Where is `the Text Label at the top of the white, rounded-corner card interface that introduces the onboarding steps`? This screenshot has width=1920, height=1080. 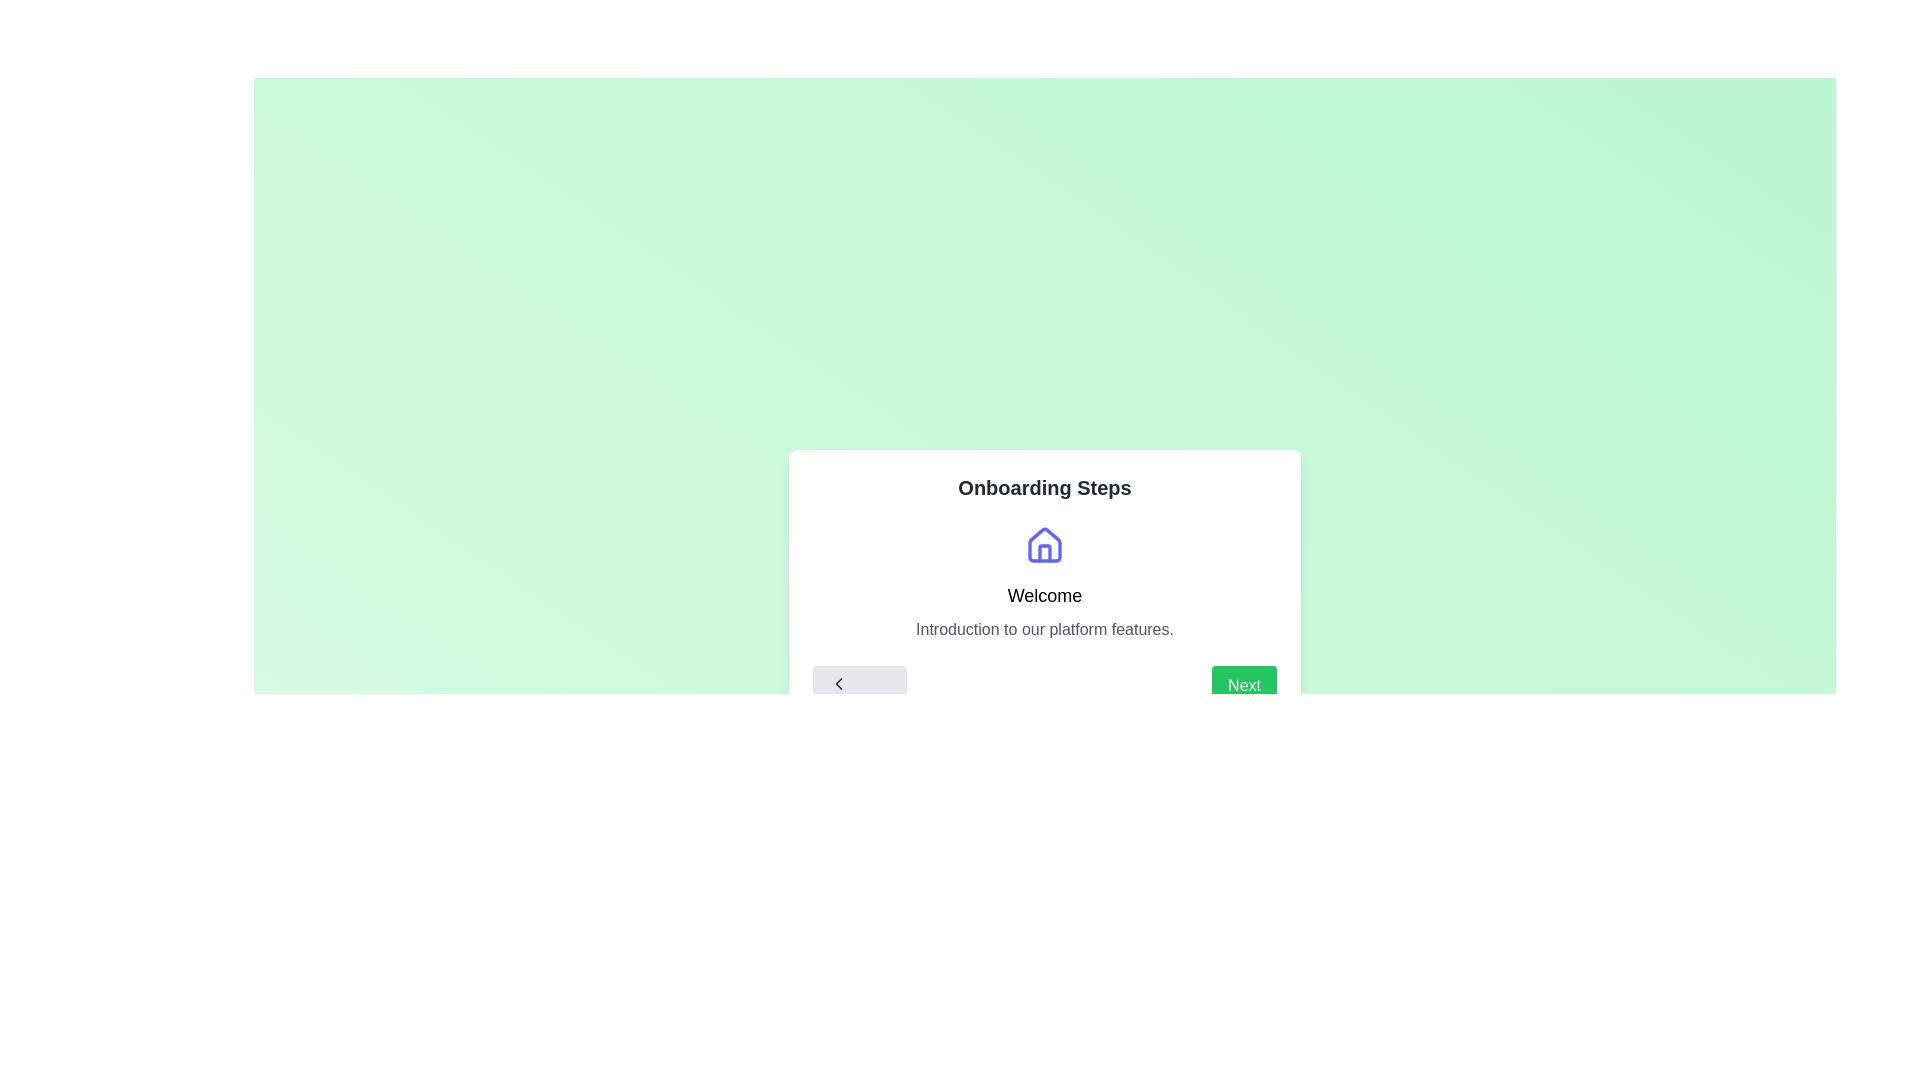
the Text Label at the top of the white, rounded-corner card interface that introduces the onboarding steps is located at coordinates (1044, 488).